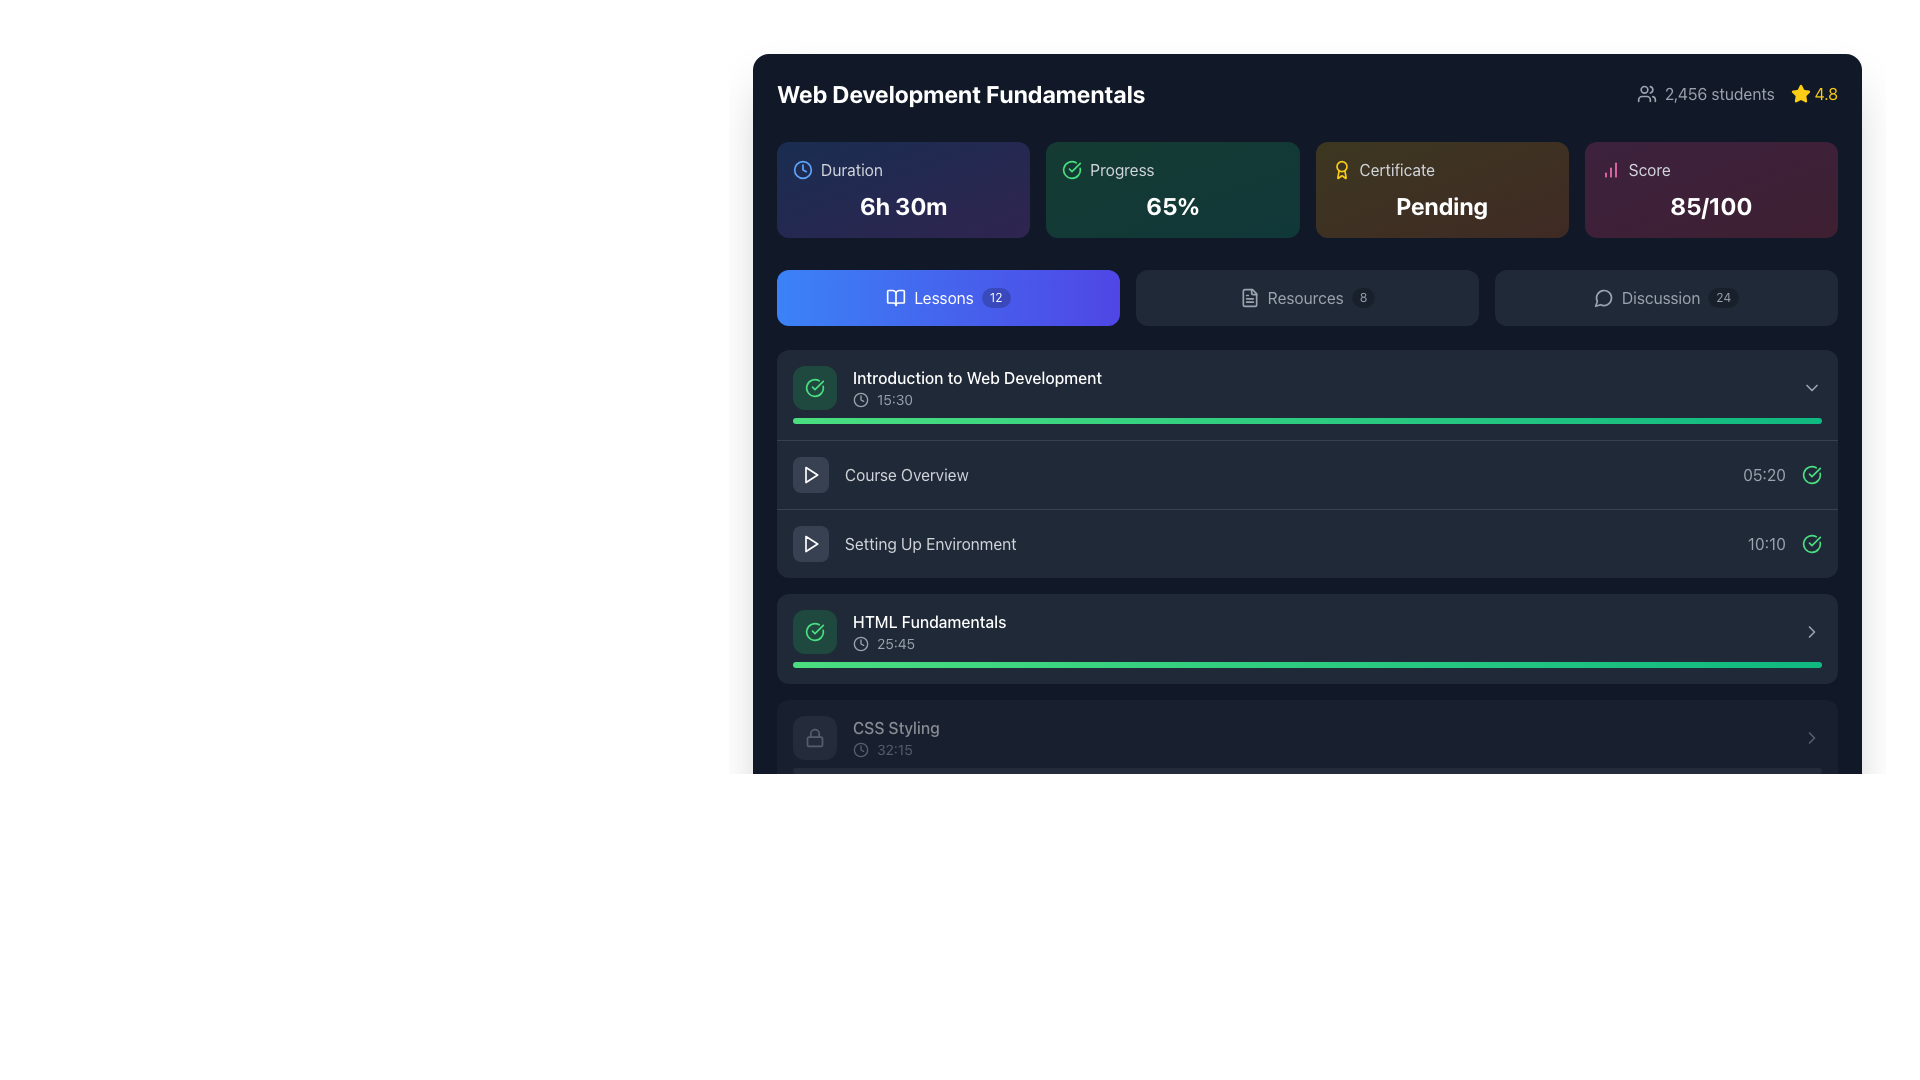 The image size is (1920, 1080). Describe the element at coordinates (860, 644) in the screenshot. I see `the clock icon styled in a circular shape with hour and minute hands, located in the 'HTML Fundamentals' row beside the text '25:45'` at that location.